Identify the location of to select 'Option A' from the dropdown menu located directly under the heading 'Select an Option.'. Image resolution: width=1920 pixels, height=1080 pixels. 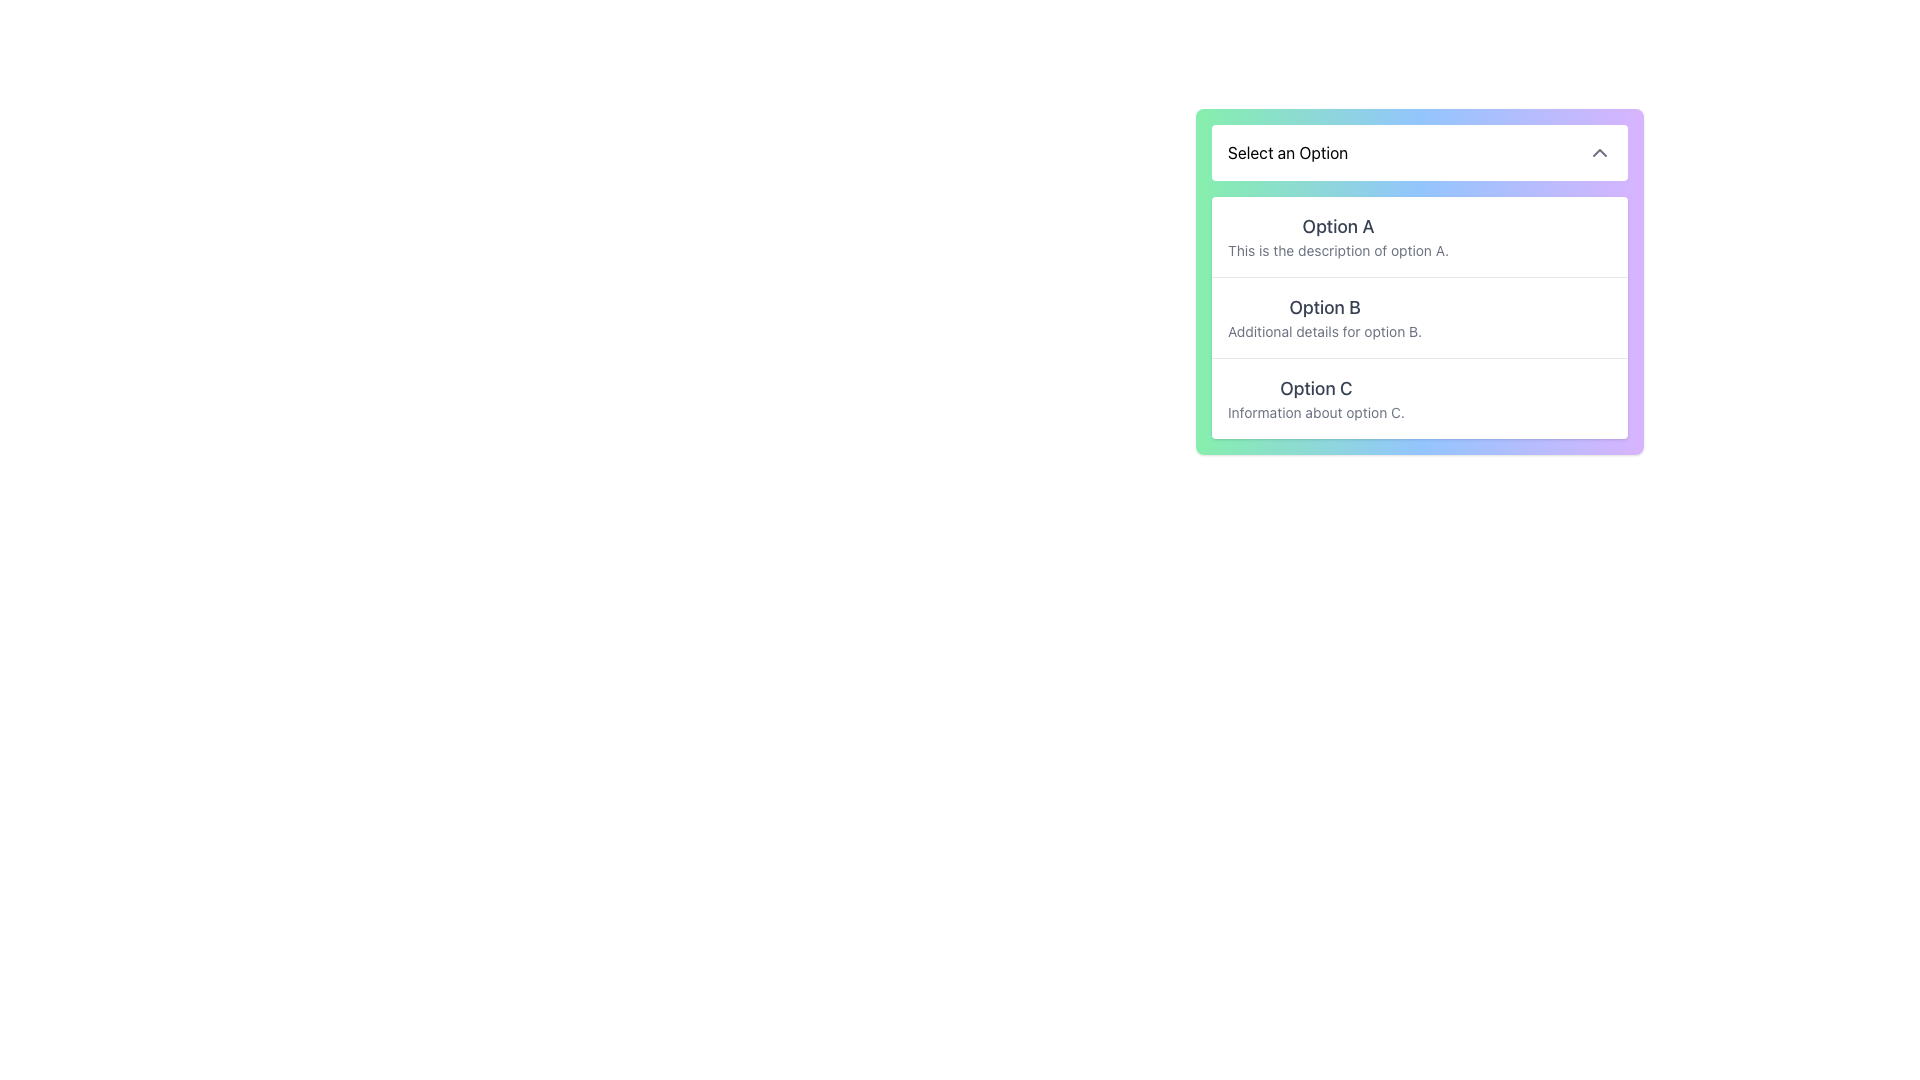
(1338, 235).